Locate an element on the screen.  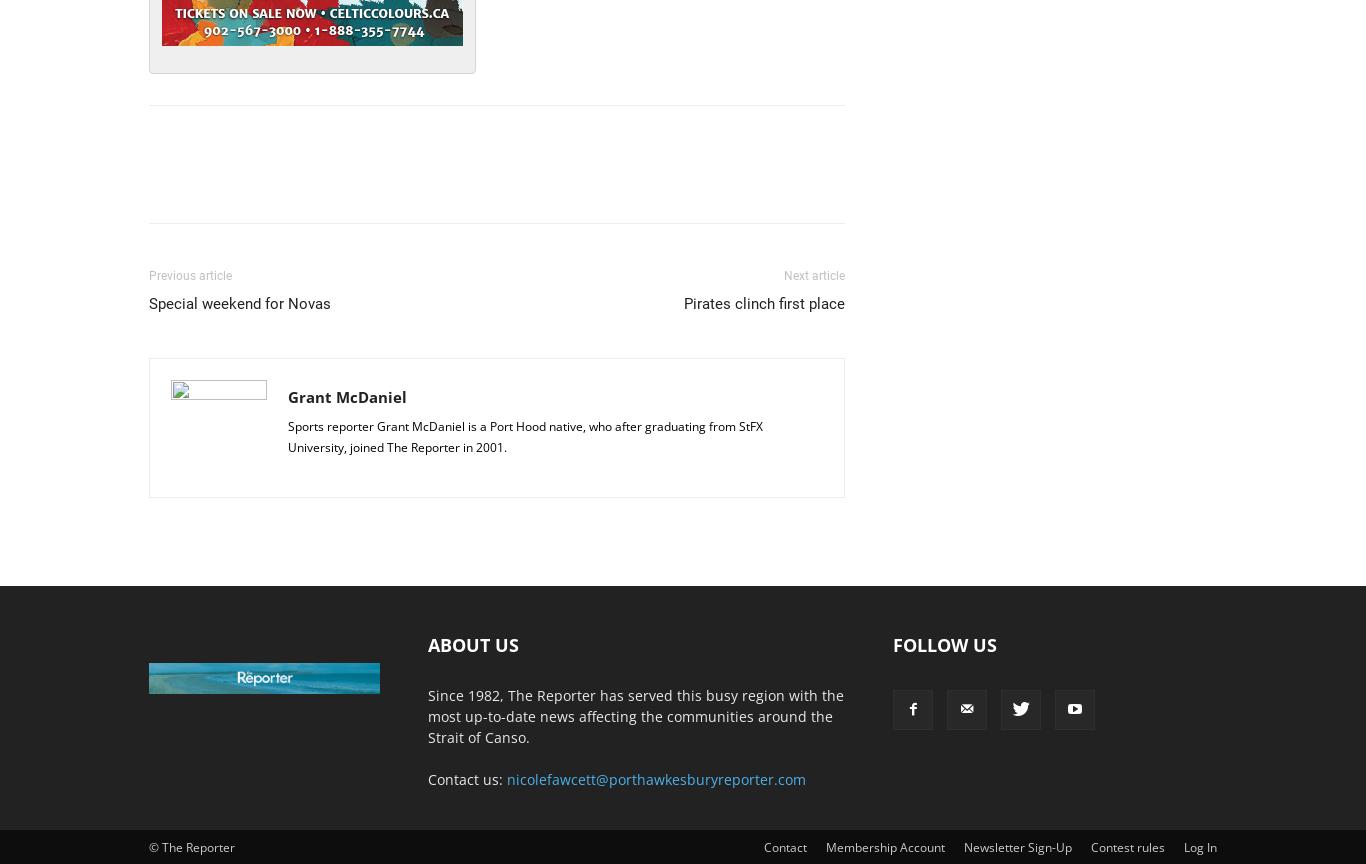
'Since 1982, The Reporter has served this busy region with the most up-to-date news affecting the communities around the Strait of Canso.' is located at coordinates (635, 715).